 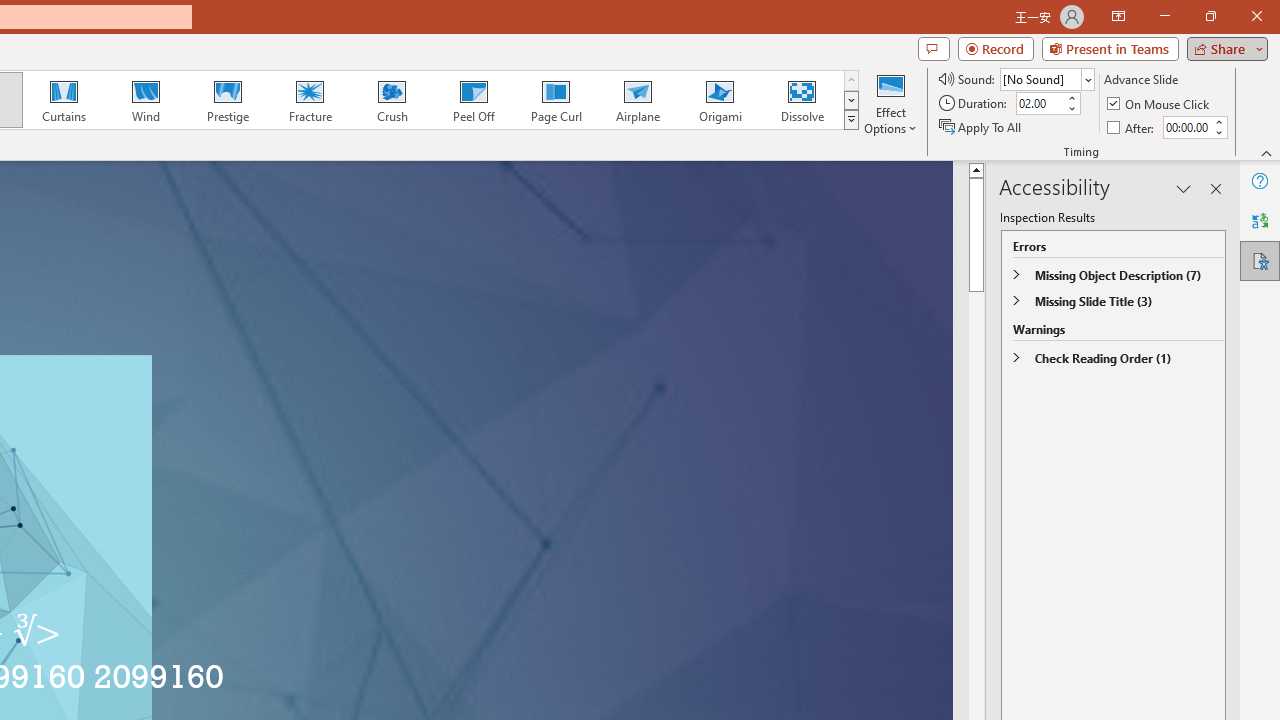 What do you see at coordinates (802, 100) in the screenshot?
I see `'Dissolve'` at bounding box center [802, 100].